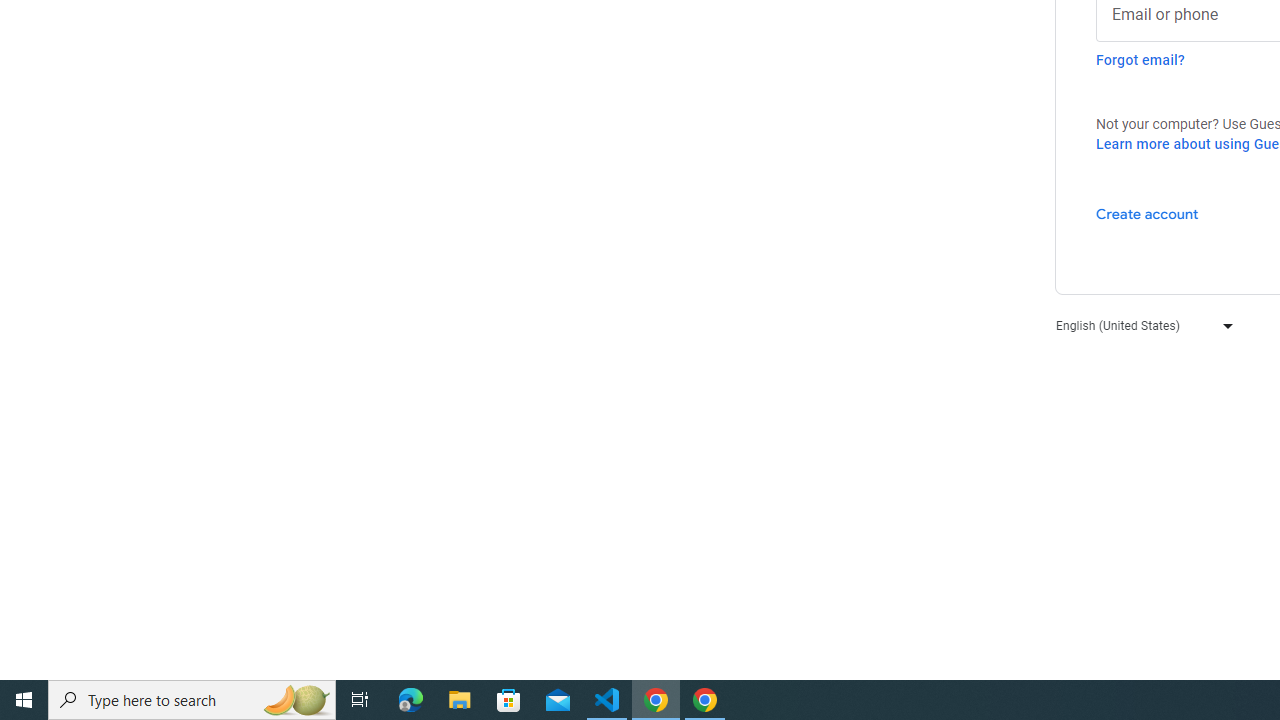 The width and height of the screenshot is (1280, 720). What do you see at coordinates (1139, 324) in the screenshot?
I see `'English (United States)'` at bounding box center [1139, 324].